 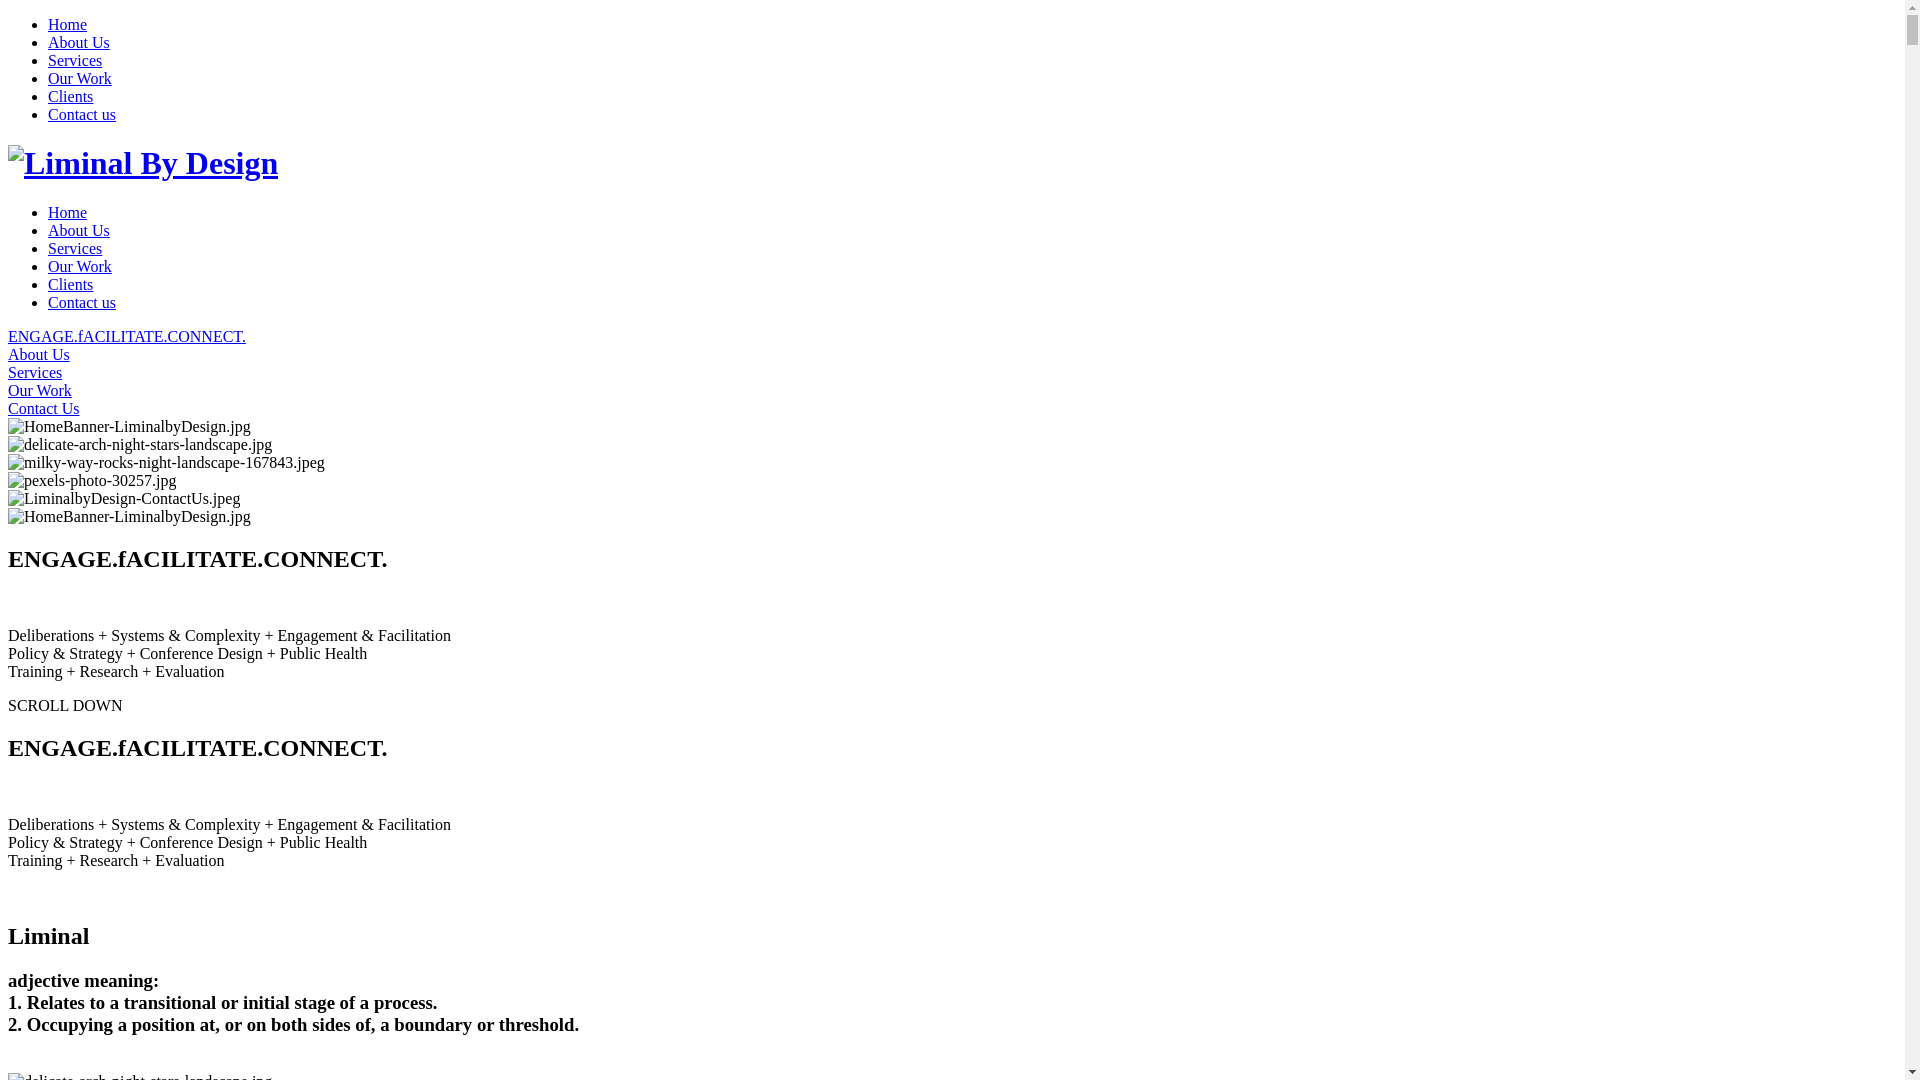 I want to click on 'Clients', so click(x=48, y=96).